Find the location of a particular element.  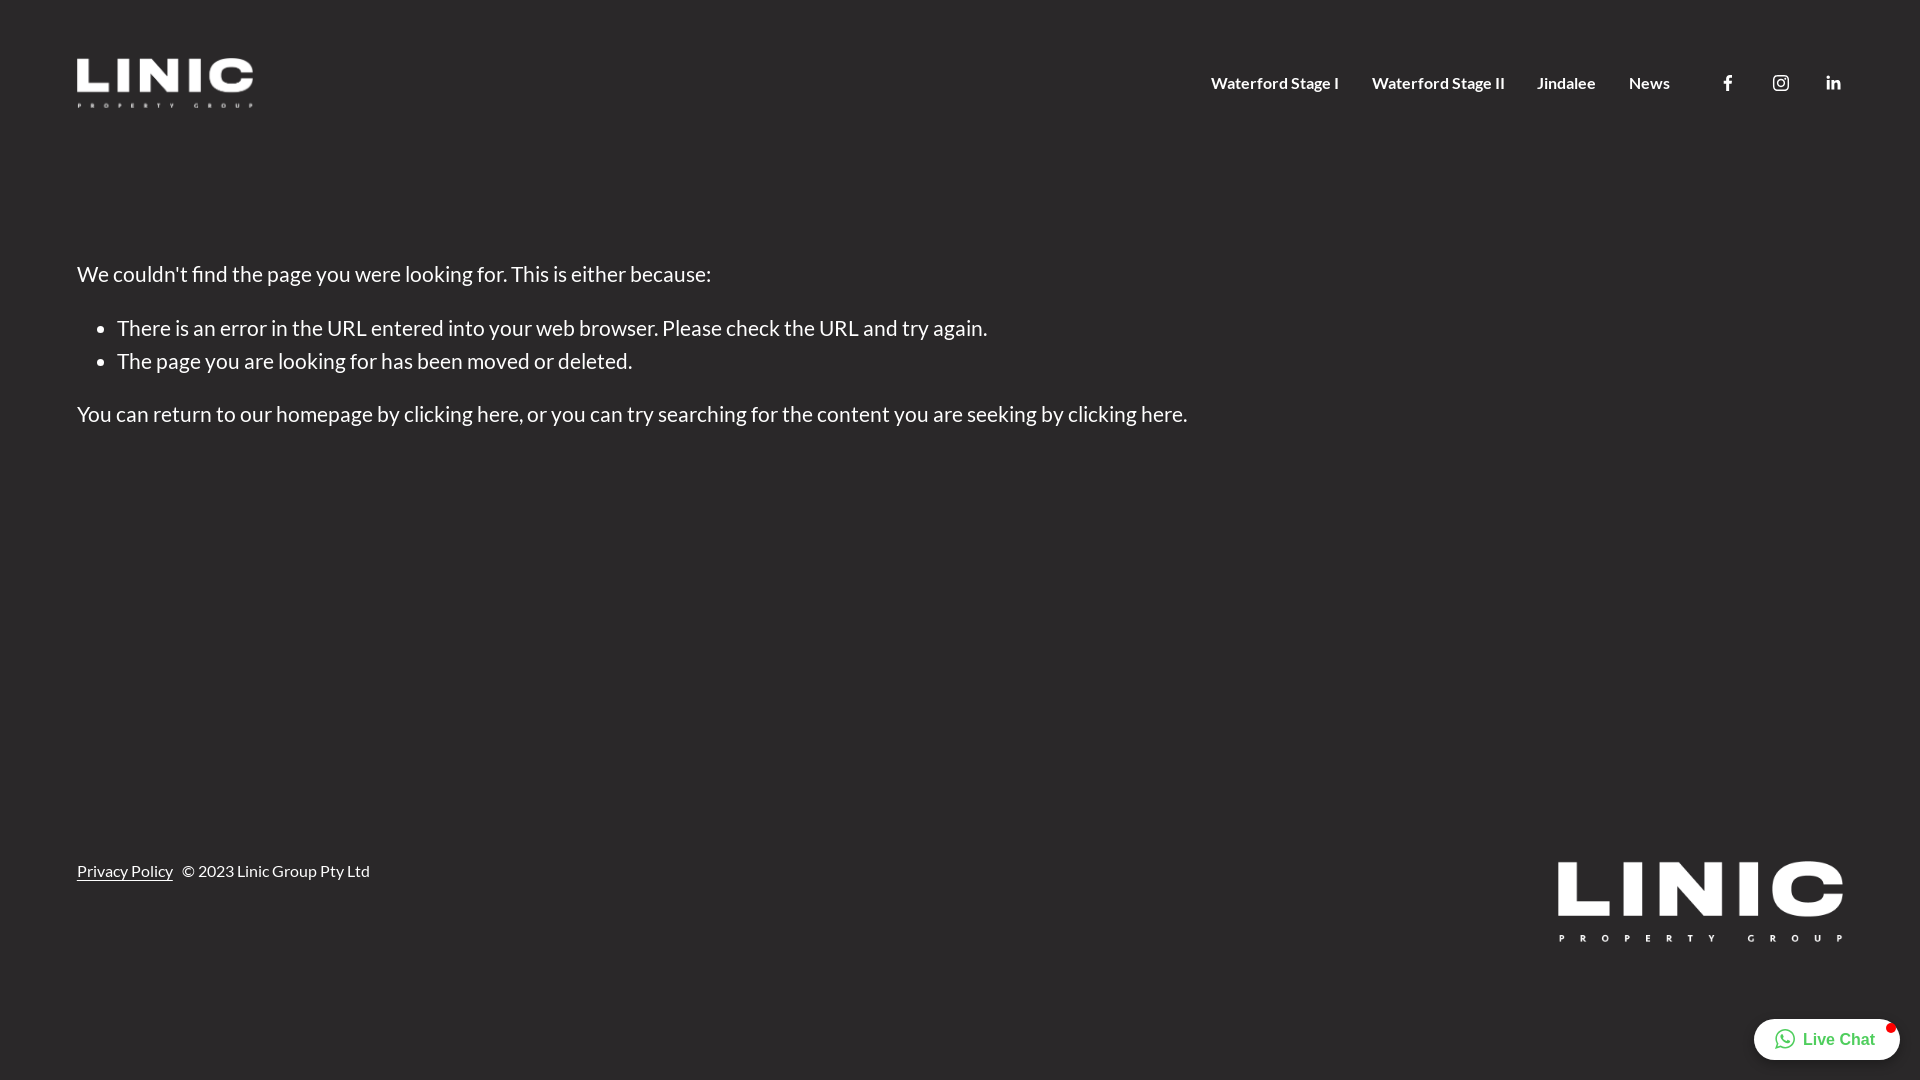

'Live Chat' is located at coordinates (1827, 1038).